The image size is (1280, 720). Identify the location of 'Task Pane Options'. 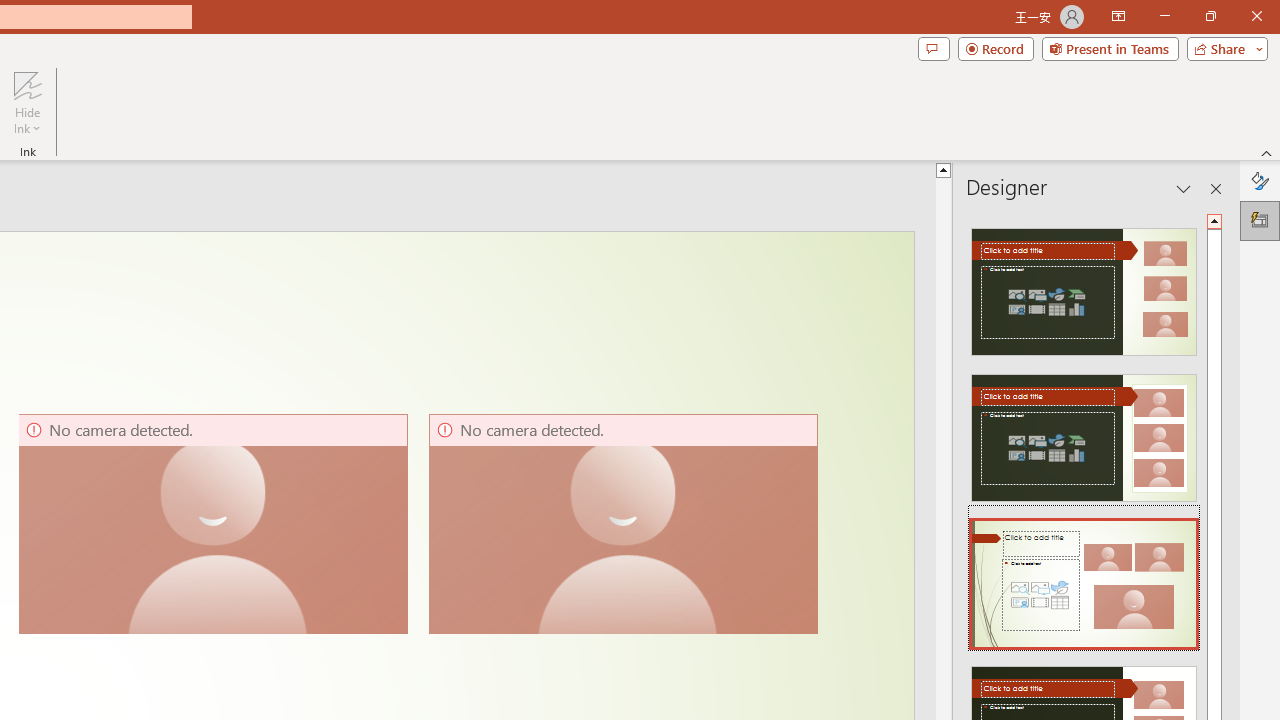
(1184, 189).